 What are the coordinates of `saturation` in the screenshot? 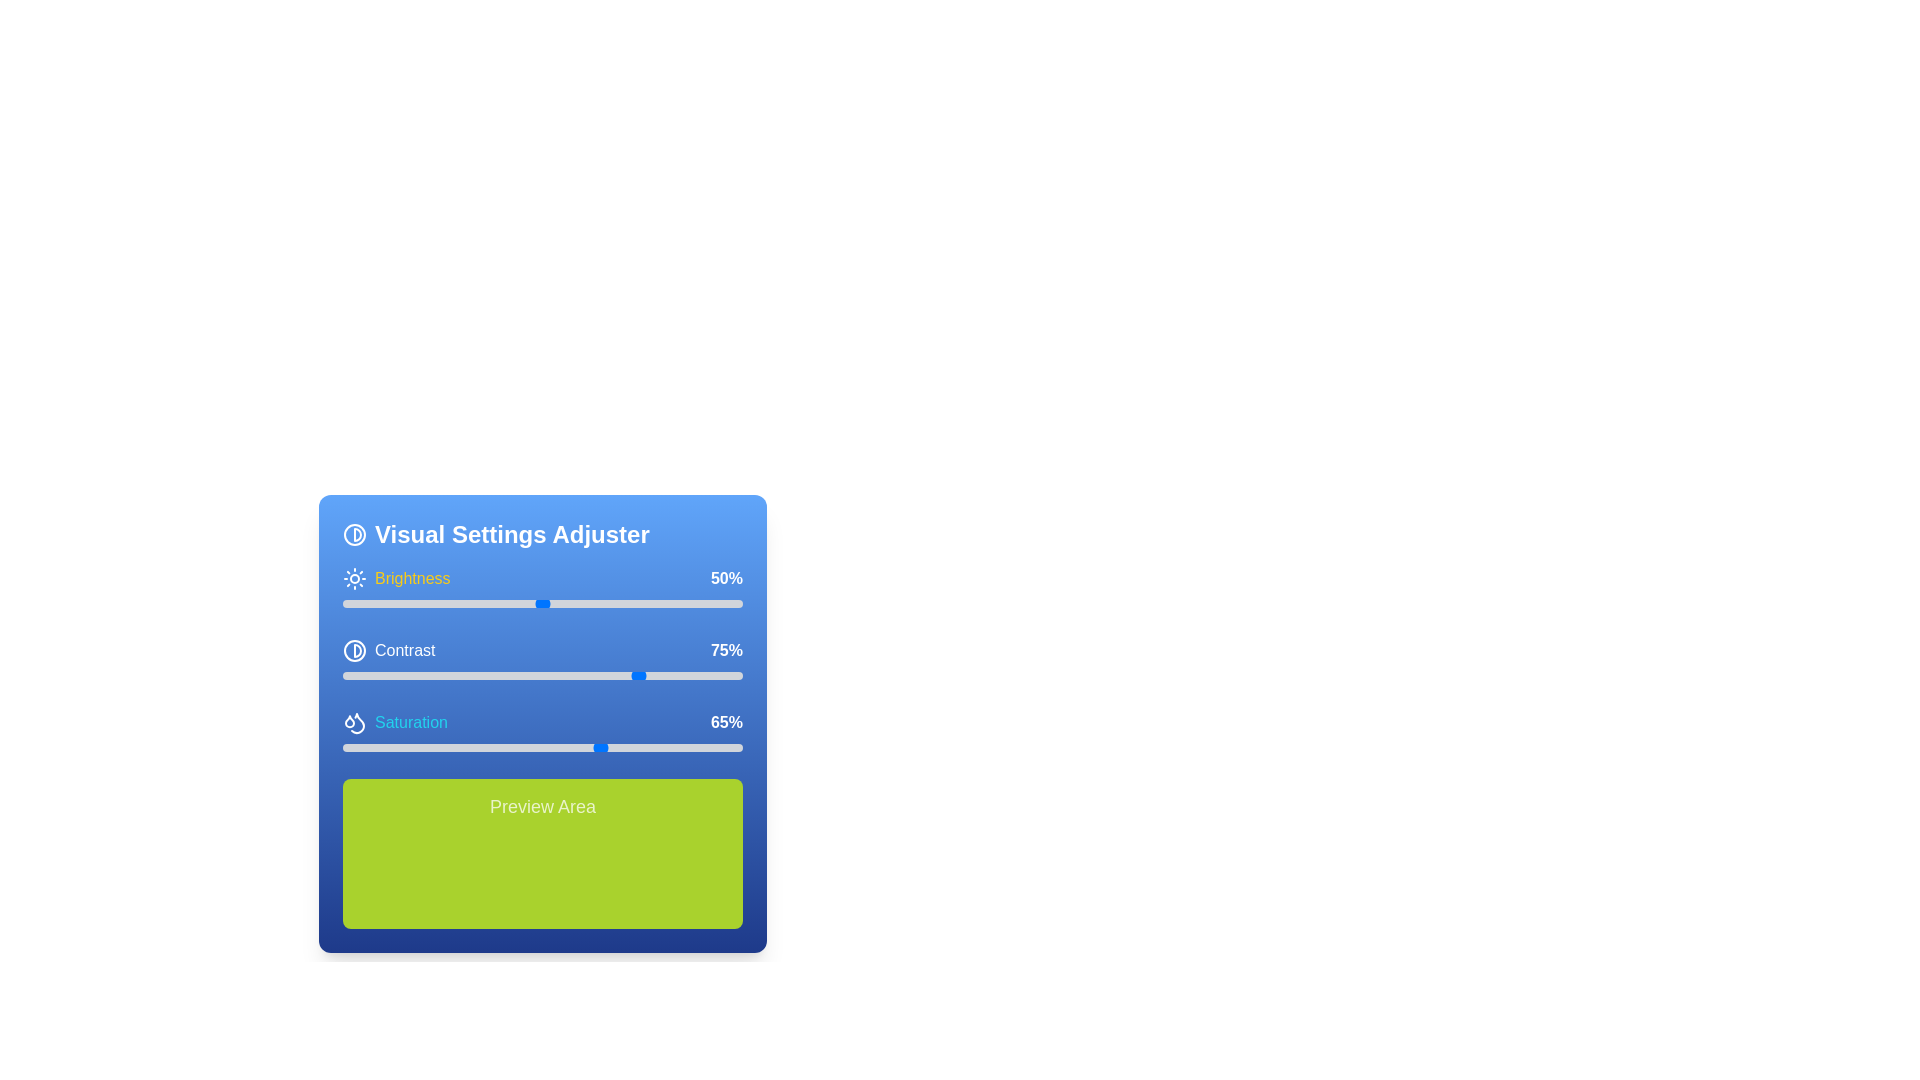 It's located at (542, 748).